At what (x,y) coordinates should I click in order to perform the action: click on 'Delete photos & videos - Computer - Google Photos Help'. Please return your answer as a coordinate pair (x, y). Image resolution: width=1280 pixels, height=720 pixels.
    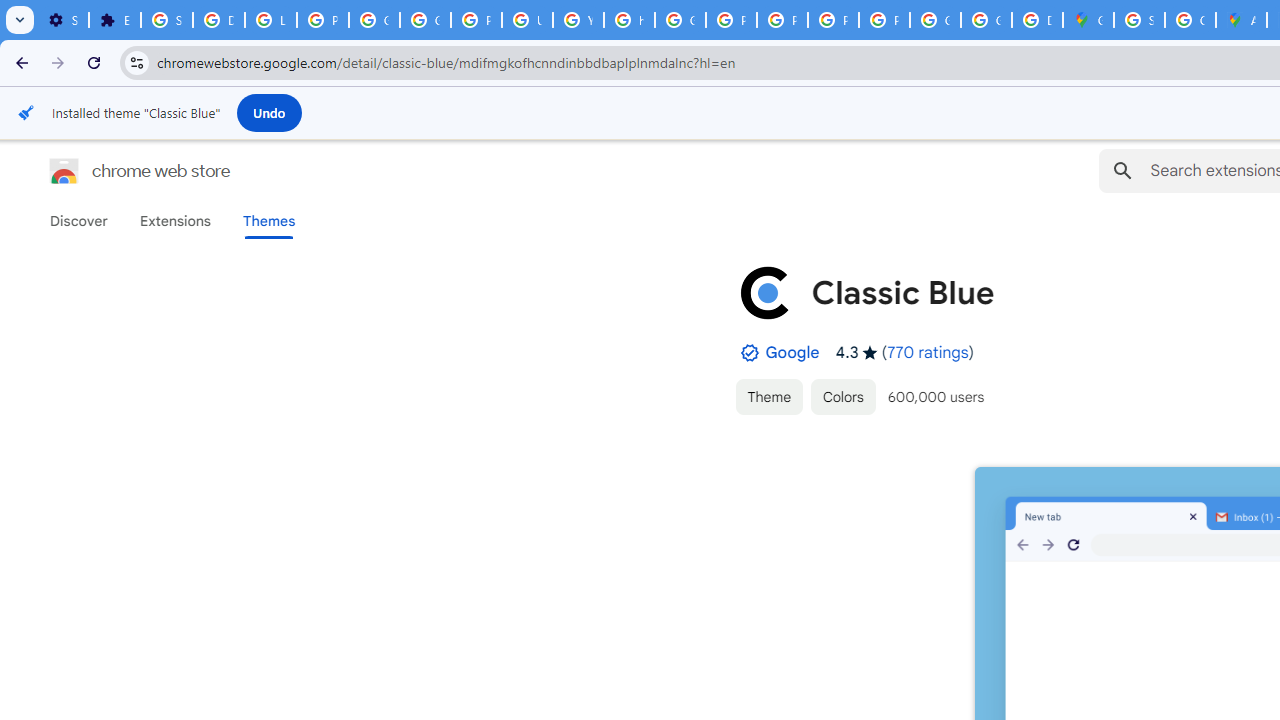
    Looking at the image, I should click on (218, 20).